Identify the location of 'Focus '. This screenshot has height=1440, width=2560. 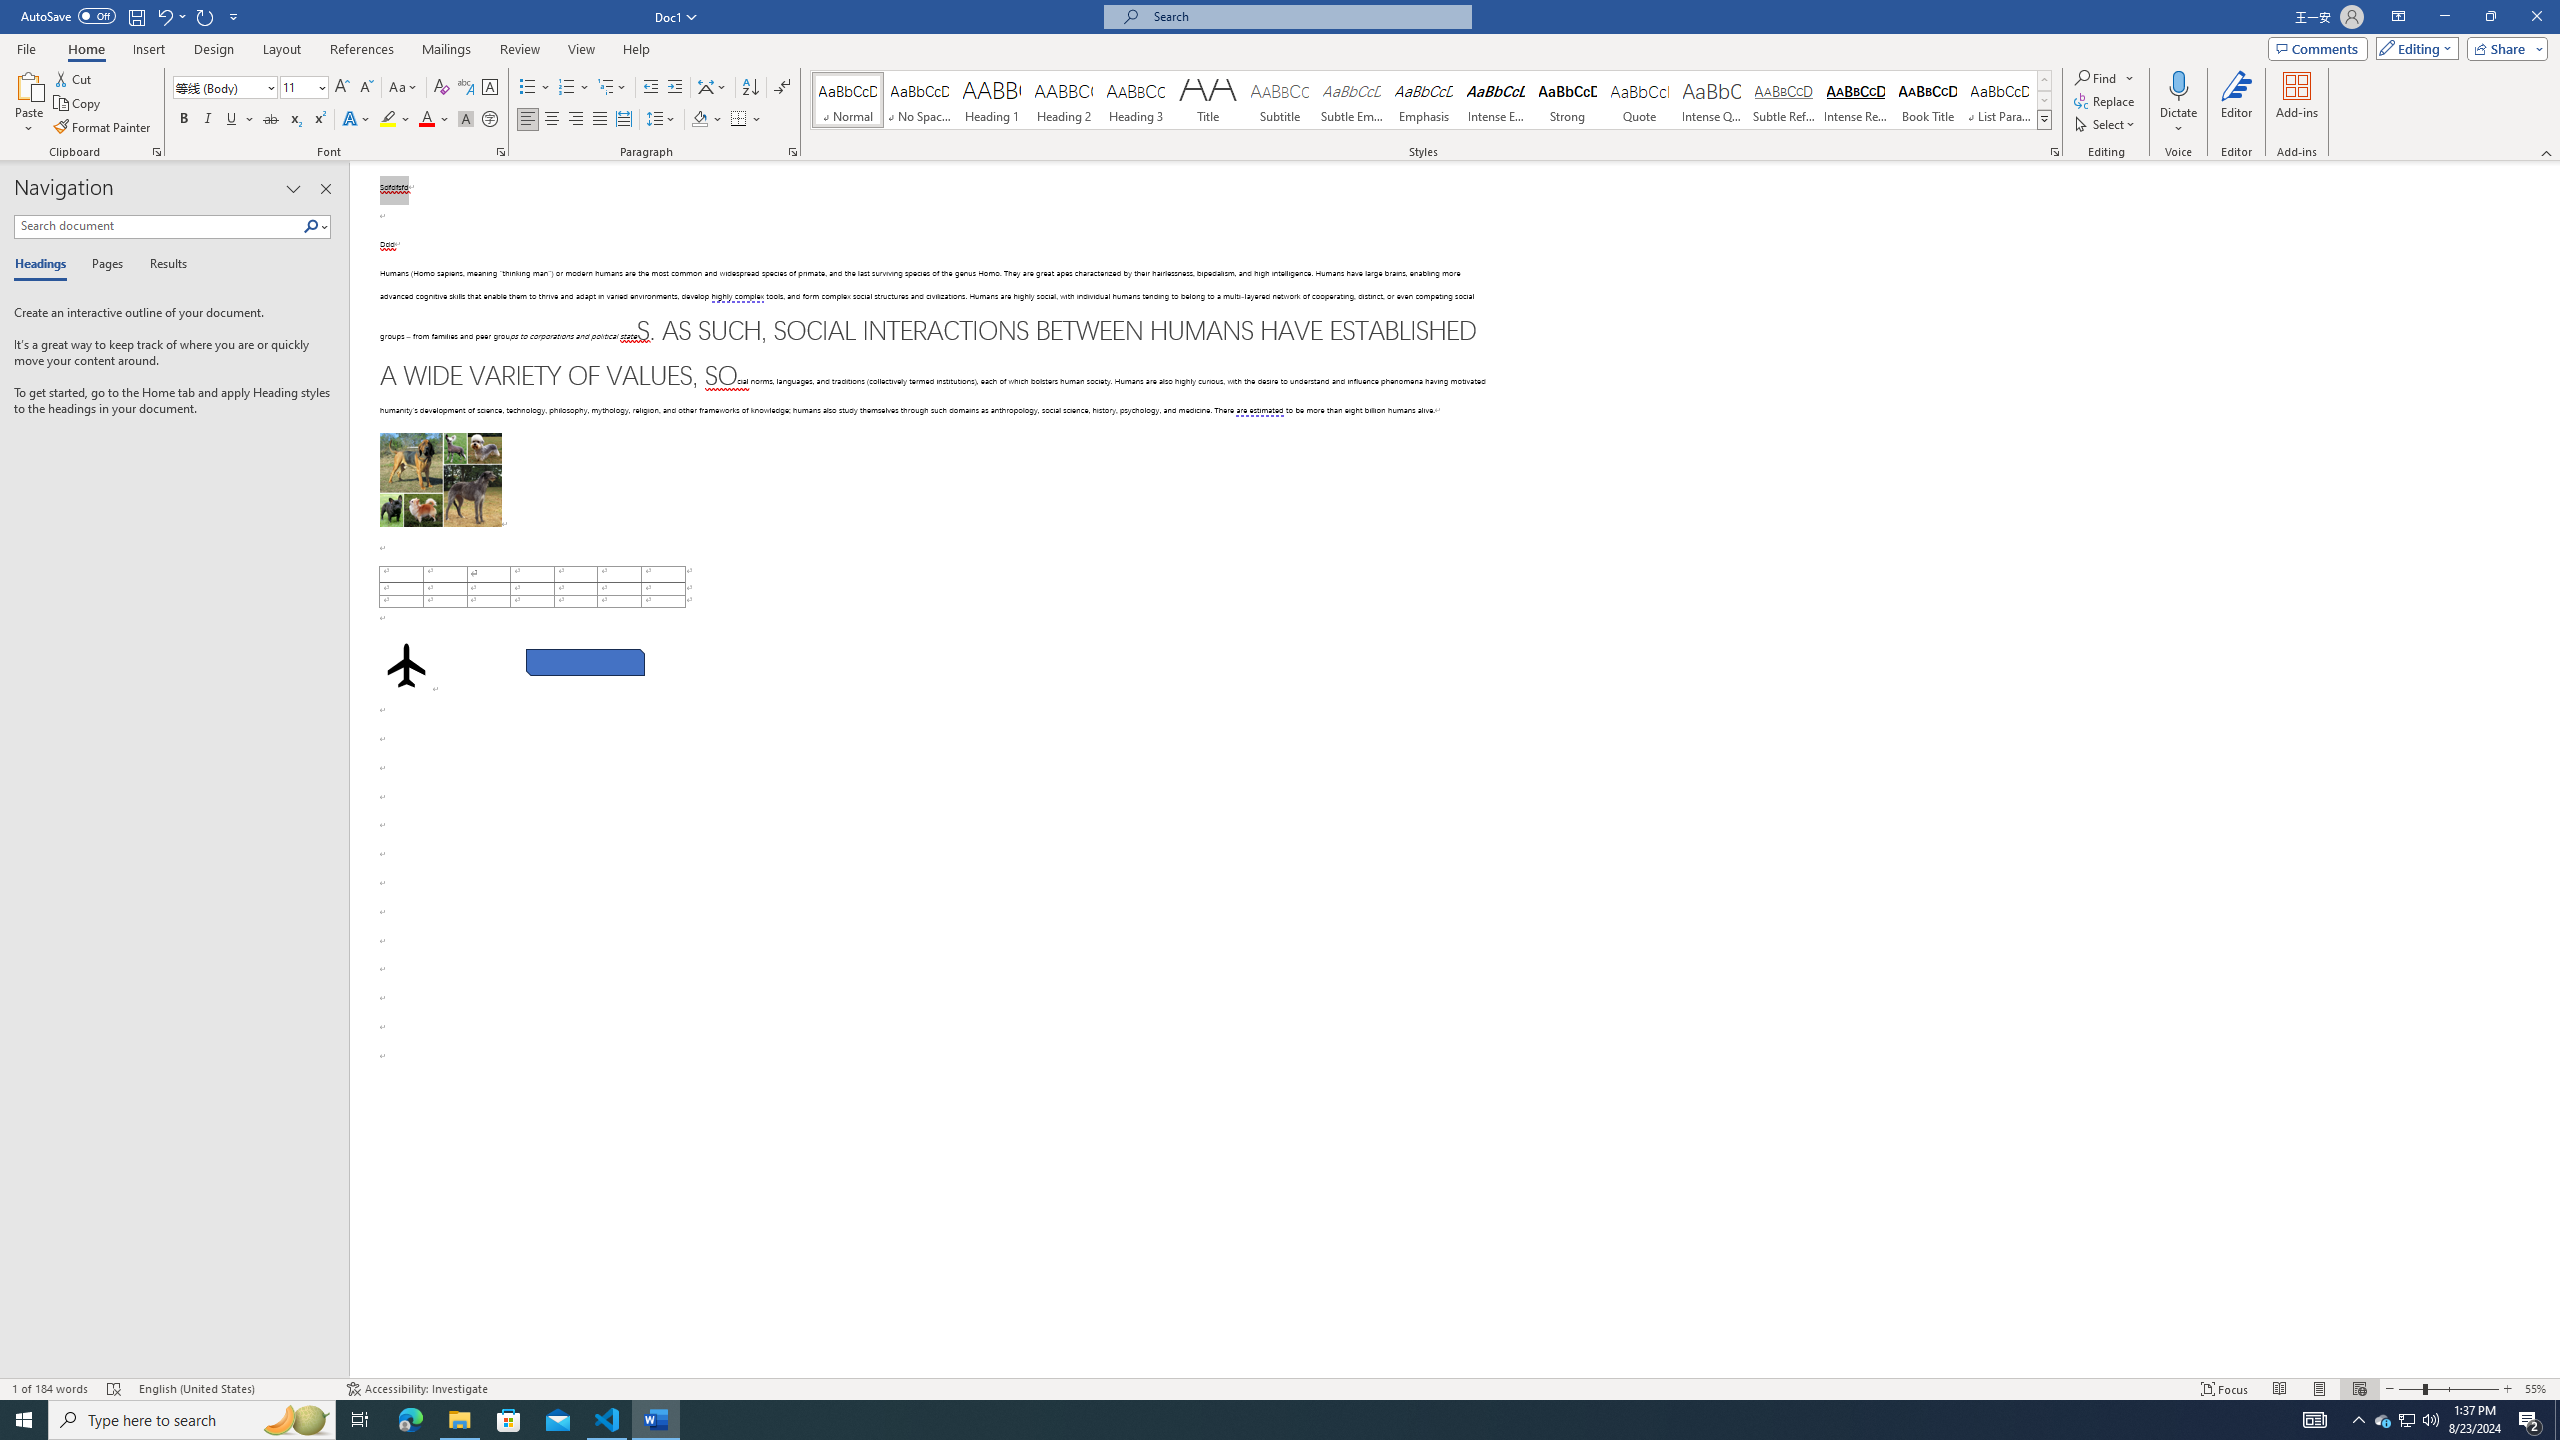
(2225, 1389).